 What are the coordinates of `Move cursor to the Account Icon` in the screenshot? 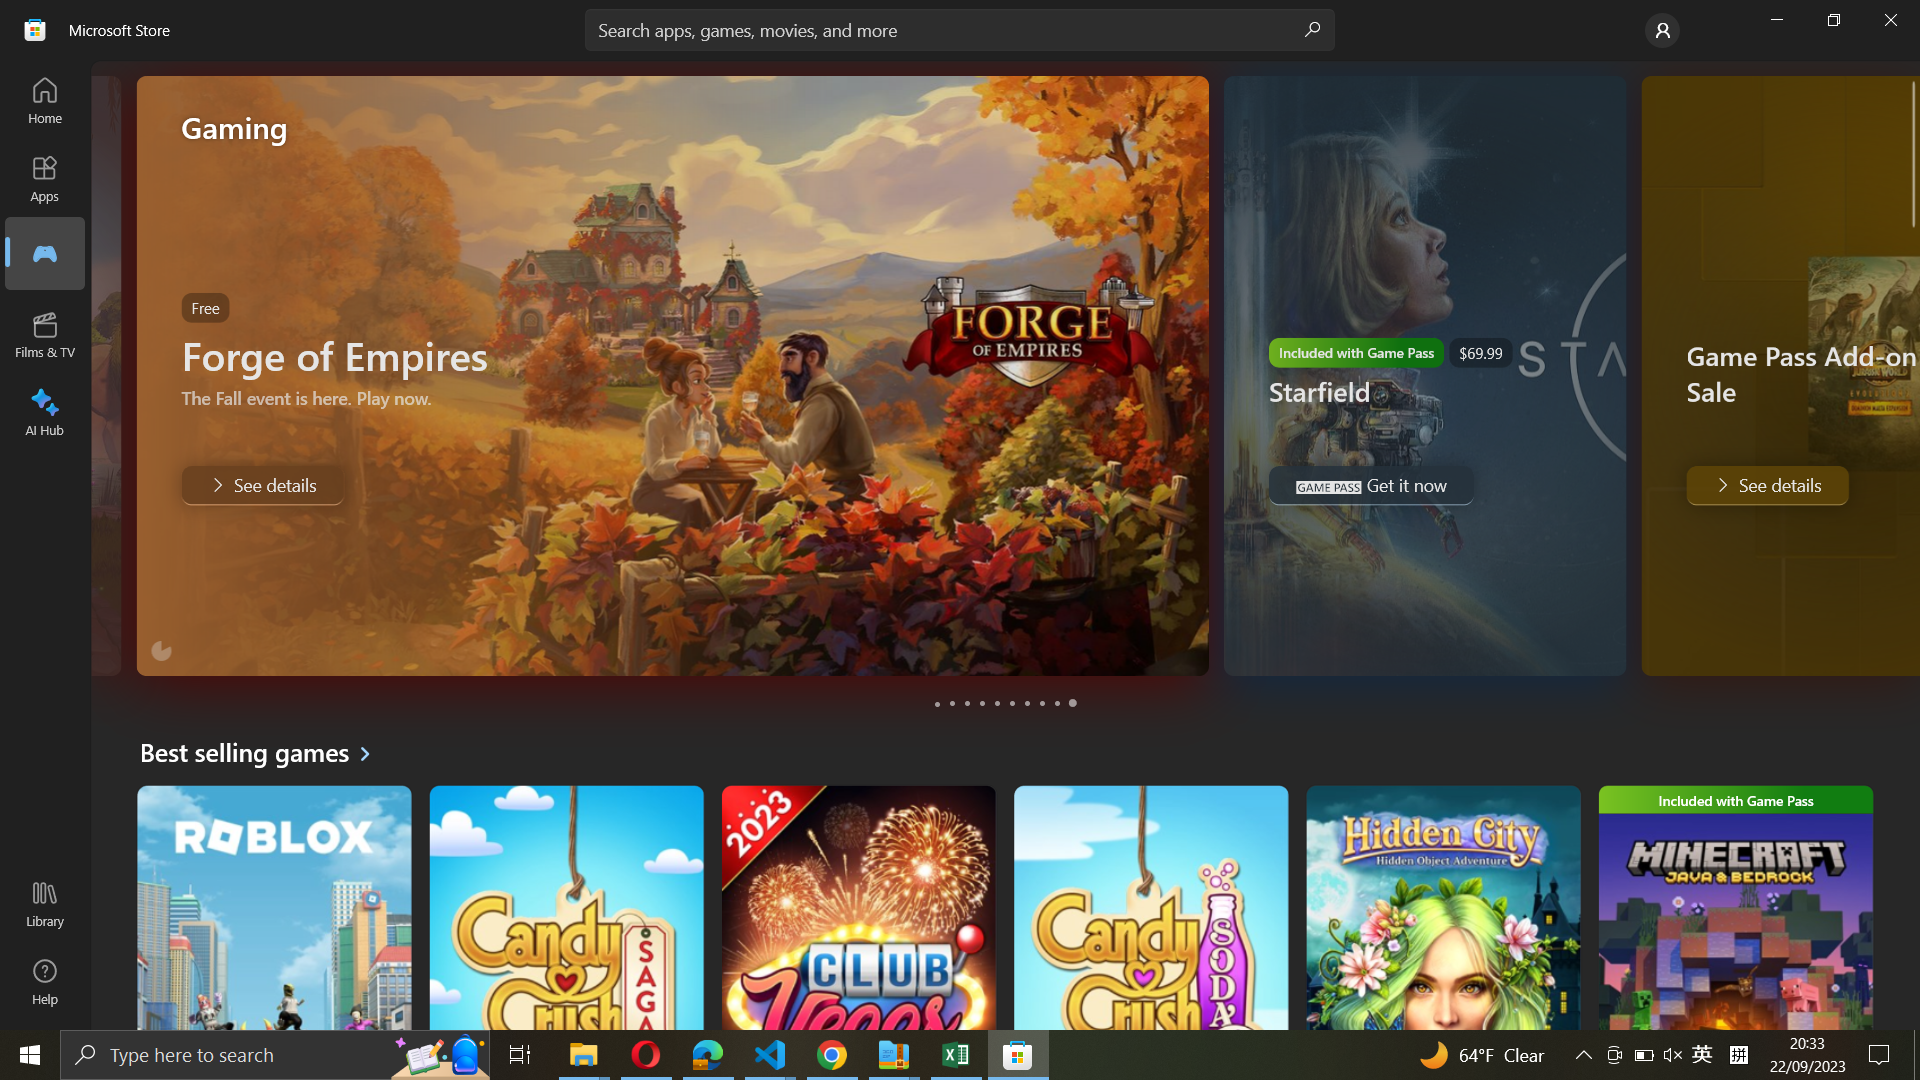 It's located at (3189120, 32400).